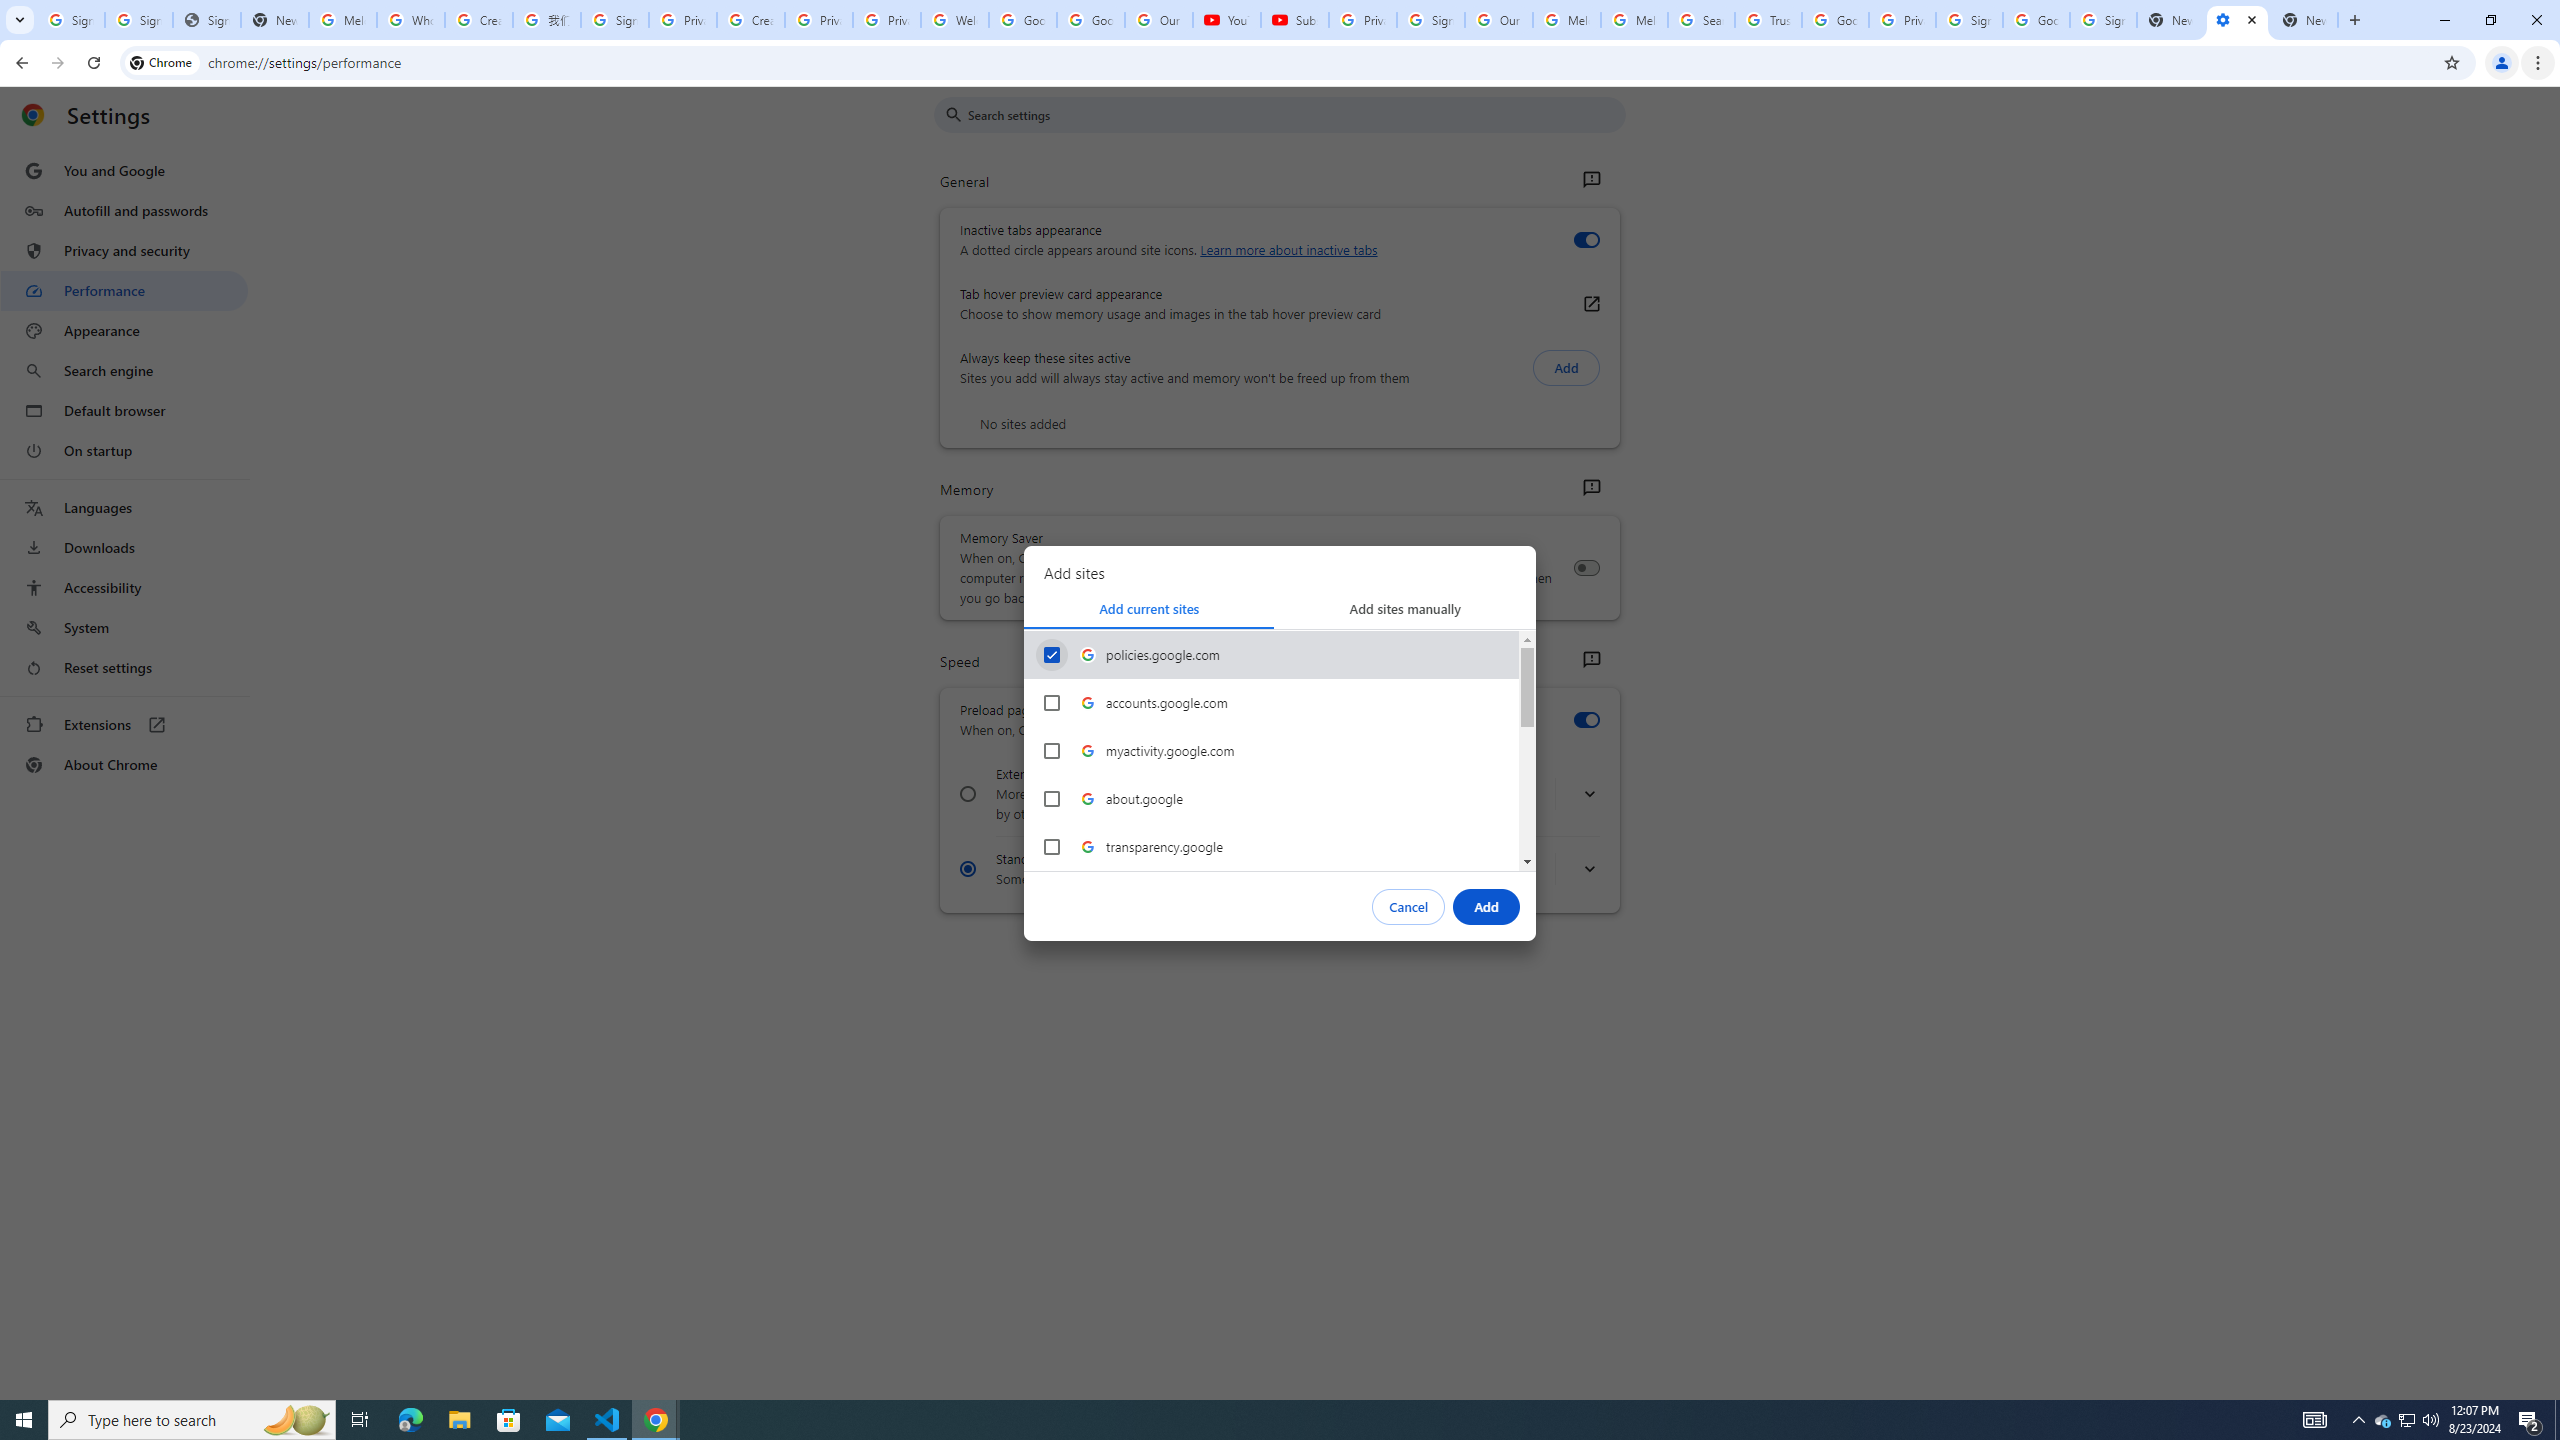 This screenshot has height=1440, width=2560. What do you see at coordinates (2304, 19) in the screenshot?
I see `'New Tab'` at bounding box center [2304, 19].